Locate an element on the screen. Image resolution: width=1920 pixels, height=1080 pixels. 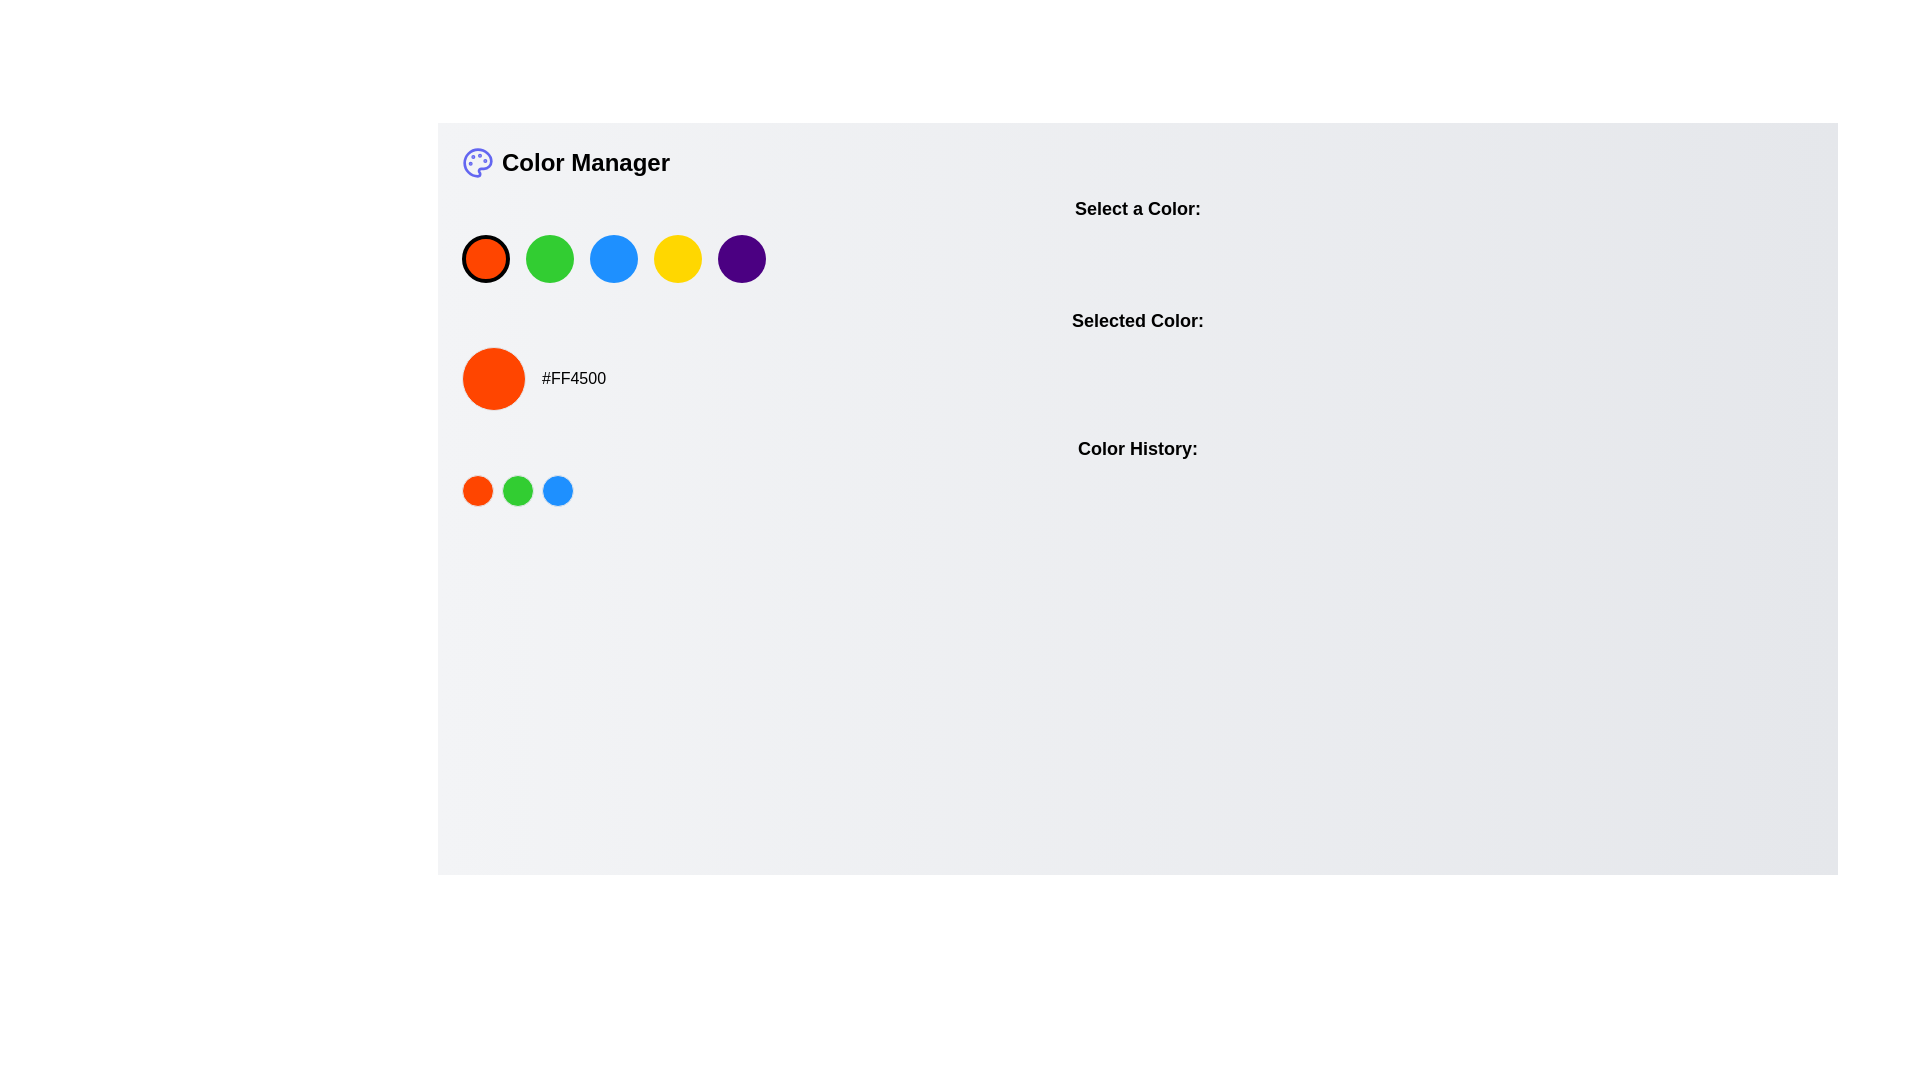
the third circular button for blue color selection located in the bottom-left part of the interface, adjacent to the green and orange buttons is located at coordinates (557, 490).